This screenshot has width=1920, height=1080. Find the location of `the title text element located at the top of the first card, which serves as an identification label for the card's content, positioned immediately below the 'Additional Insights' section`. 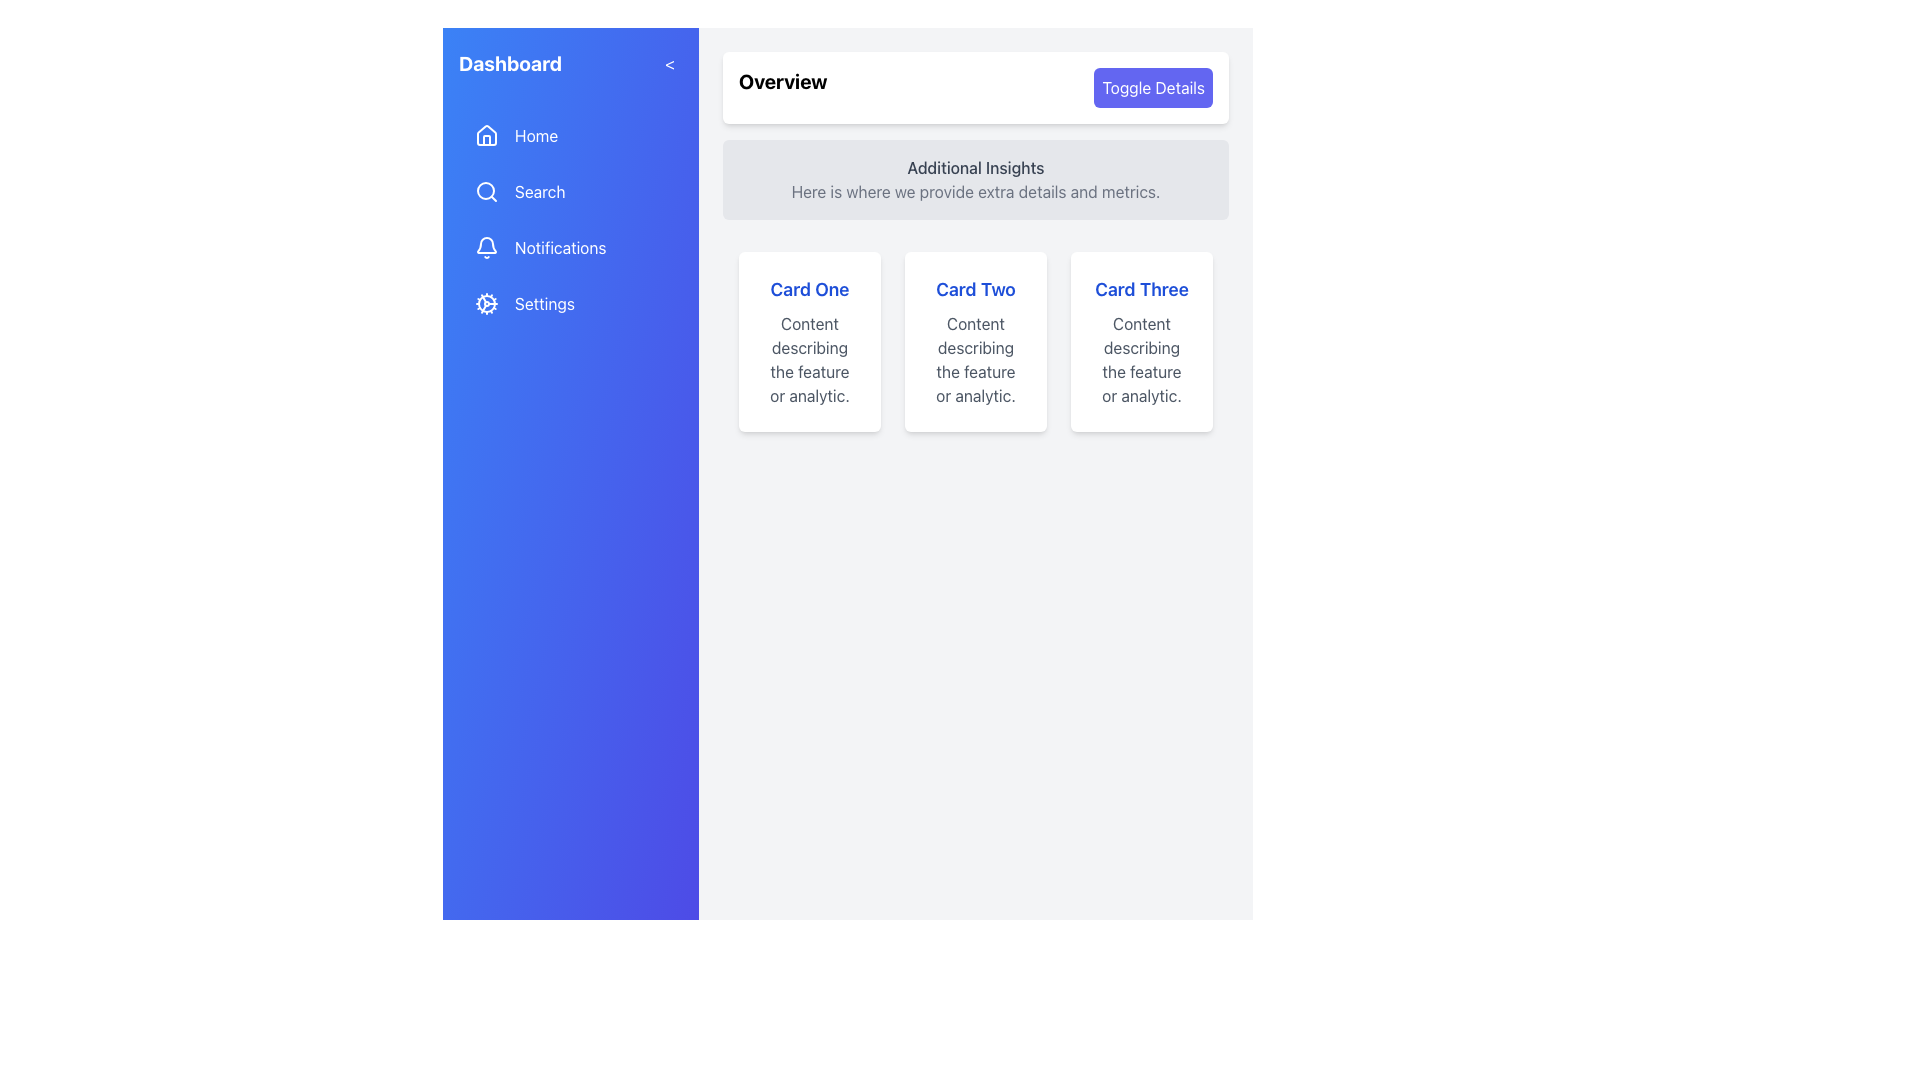

the title text element located at the top of the first card, which serves as an identification label for the card's content, positioned immediately below the 'Additional Insights' section is located at coordinates (810, 289).